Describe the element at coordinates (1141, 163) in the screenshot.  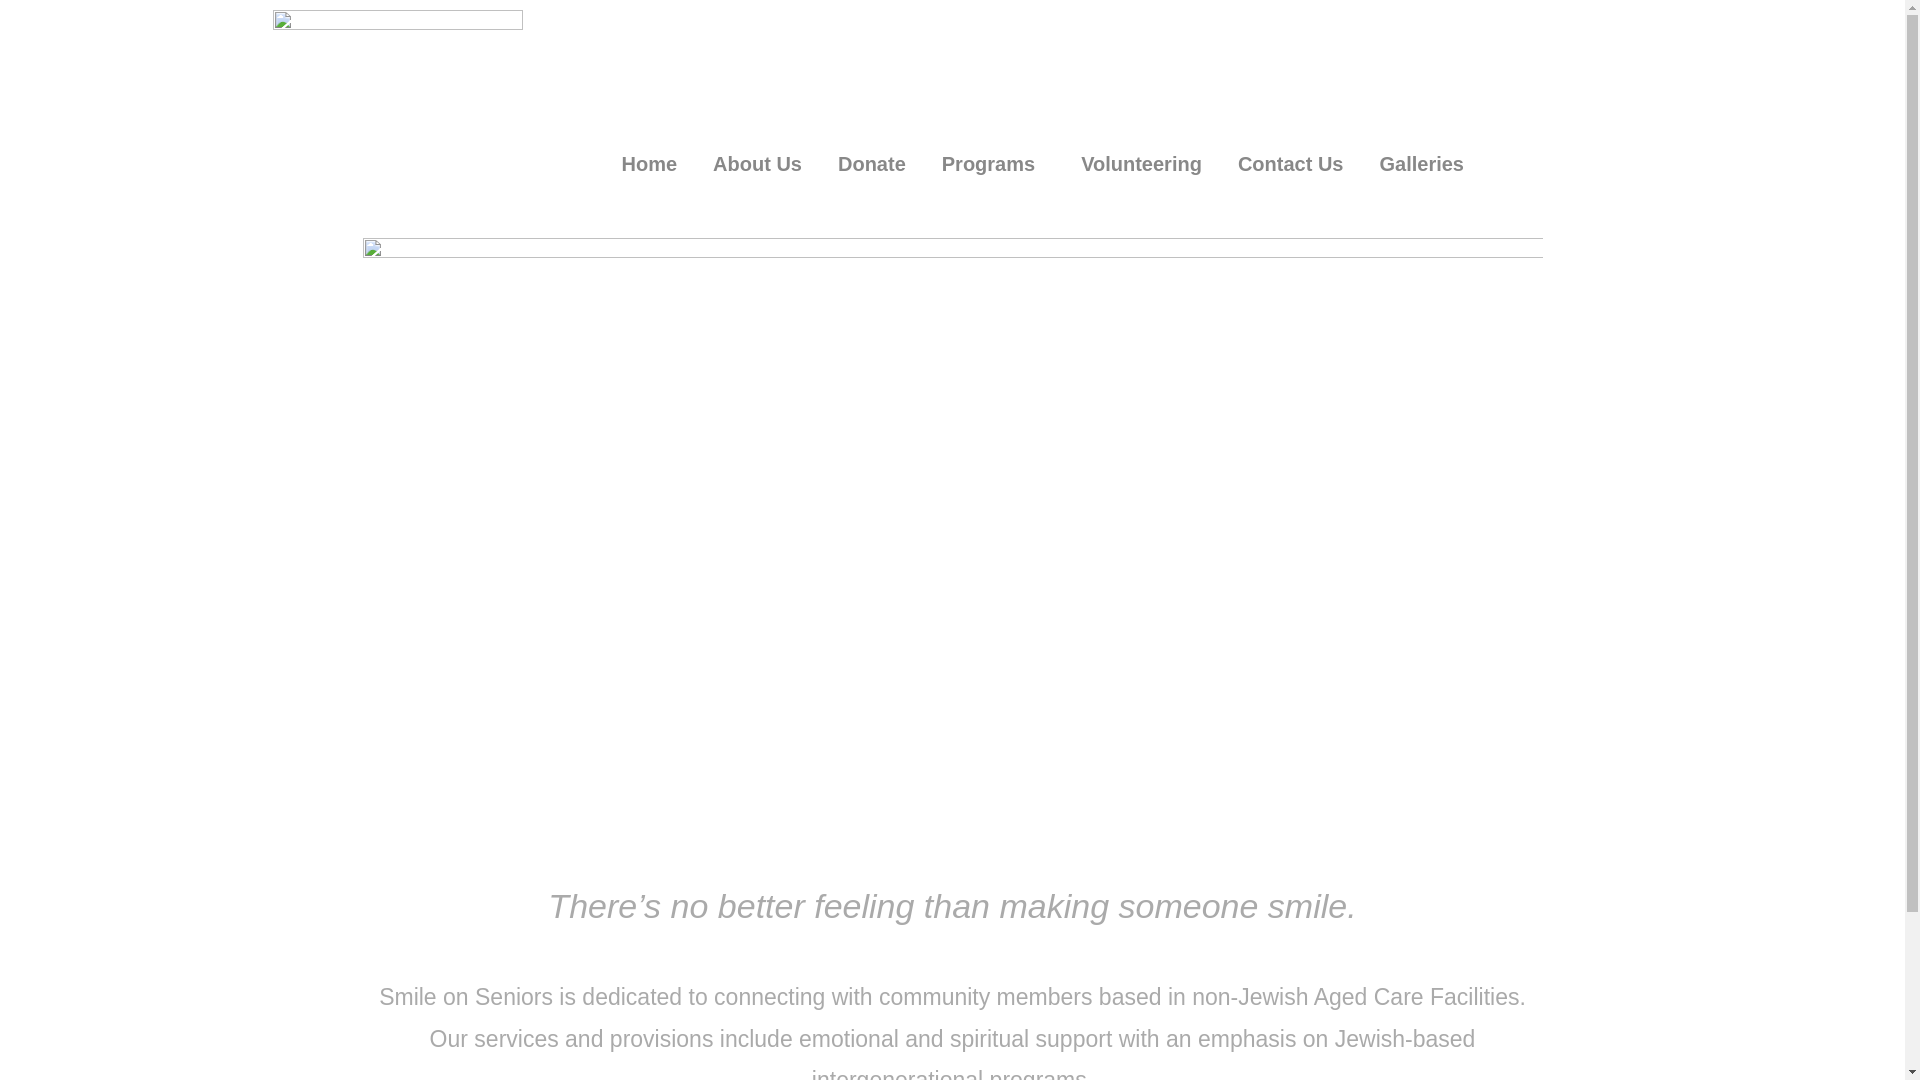
I see `'Volunteering'` at that location.